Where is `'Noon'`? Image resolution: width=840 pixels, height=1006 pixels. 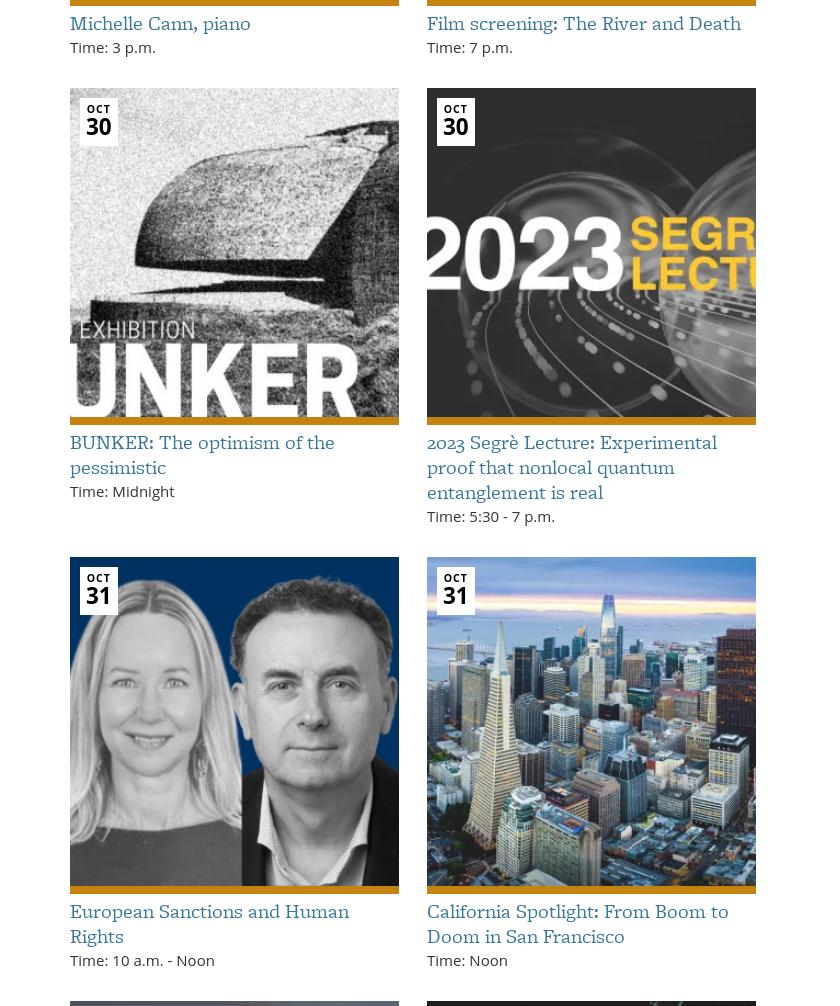
'Noon' is located at coordinates (172, 958).